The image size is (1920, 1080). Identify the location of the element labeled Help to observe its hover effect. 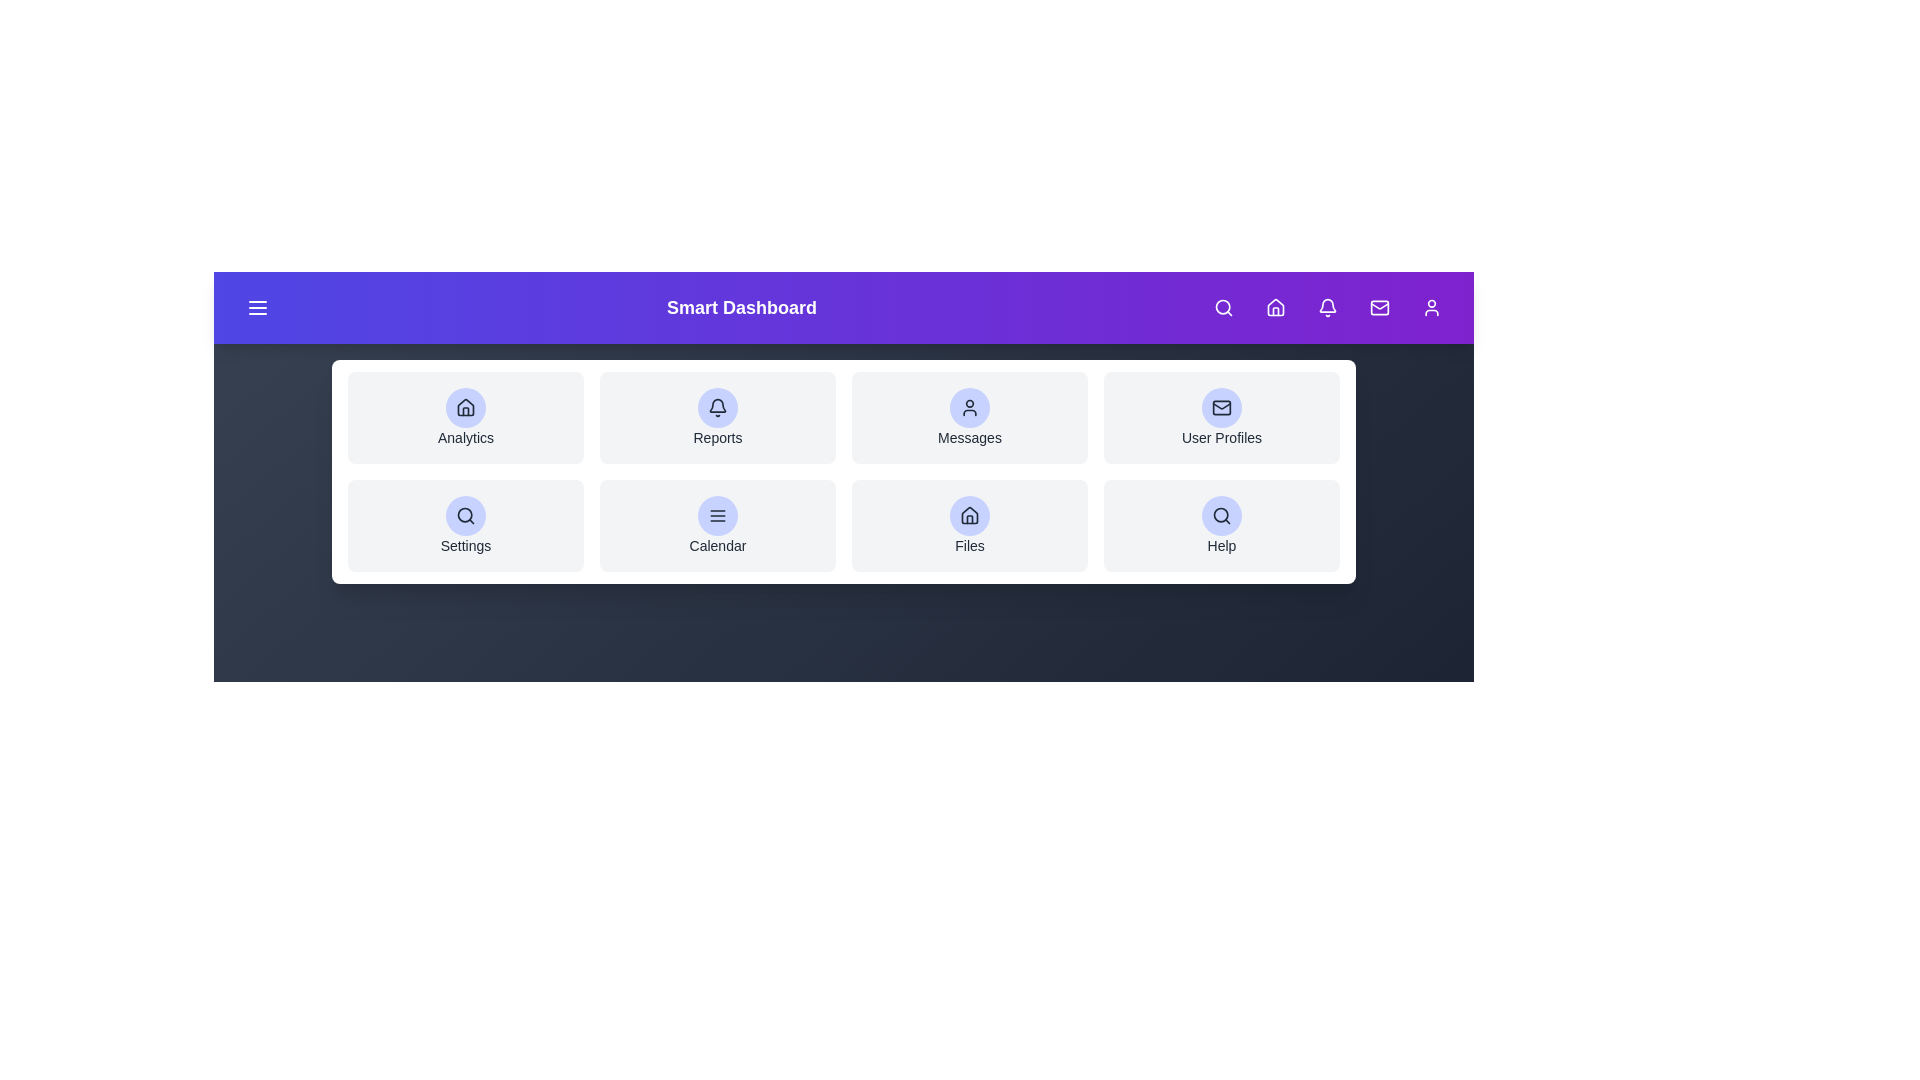
(1221, 524).